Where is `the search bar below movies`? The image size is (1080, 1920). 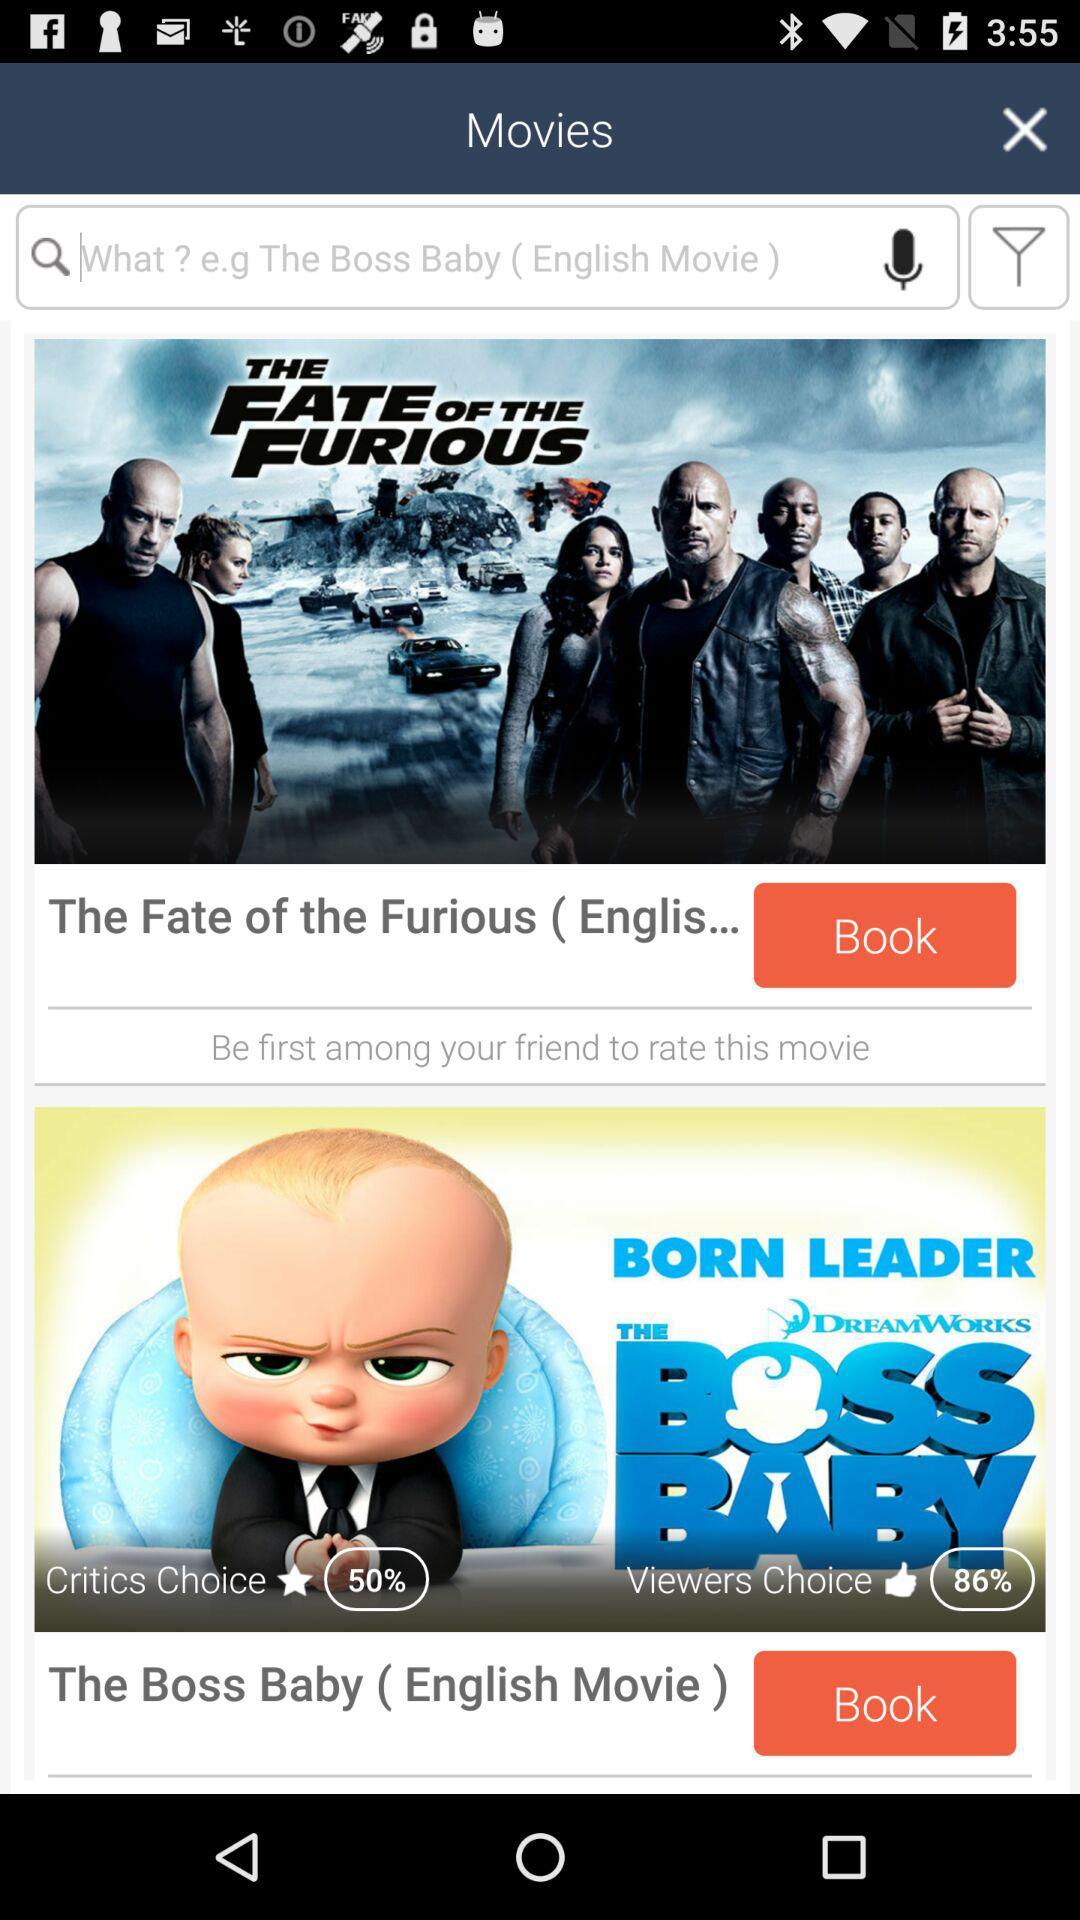 the search bar below movies is located at coordinates (488, 256).